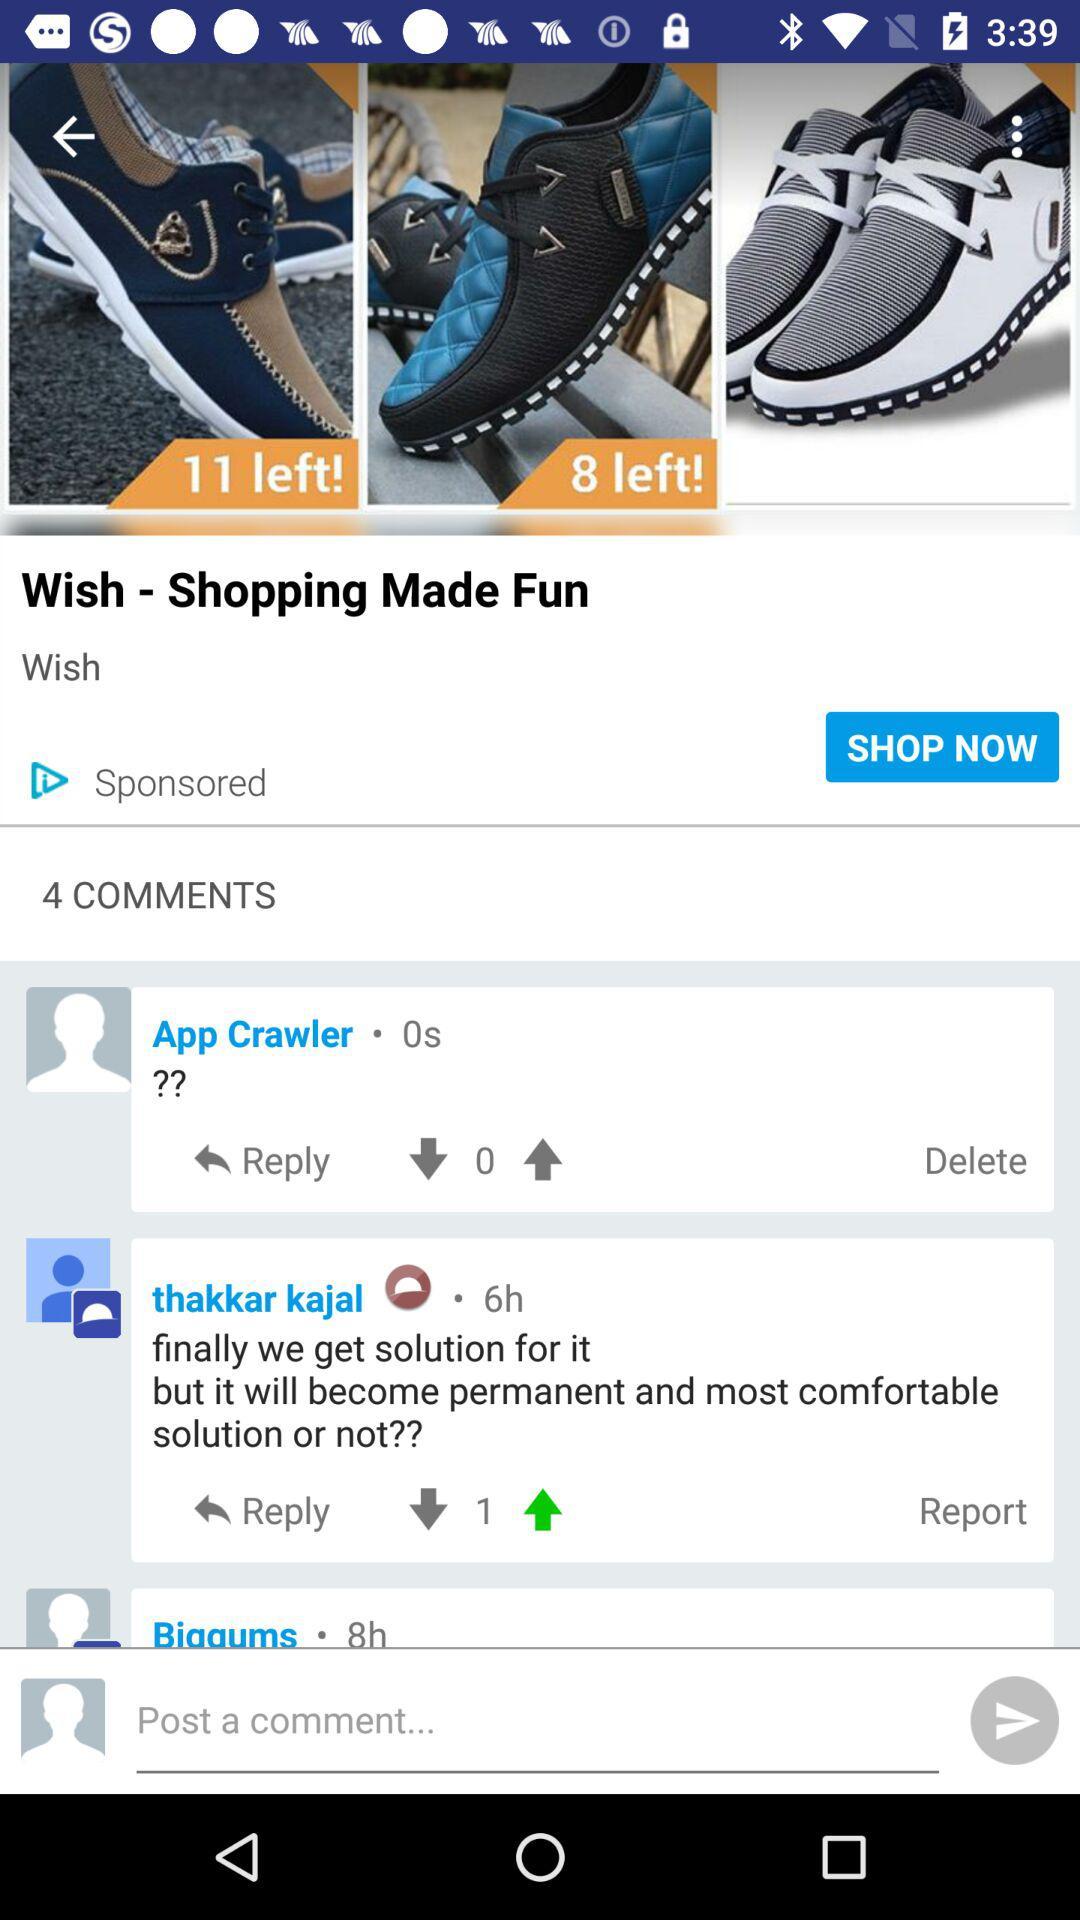 This screenshot has height=1920, width=1080. I want to click on the item below ?? icon, so click(974, 1159).